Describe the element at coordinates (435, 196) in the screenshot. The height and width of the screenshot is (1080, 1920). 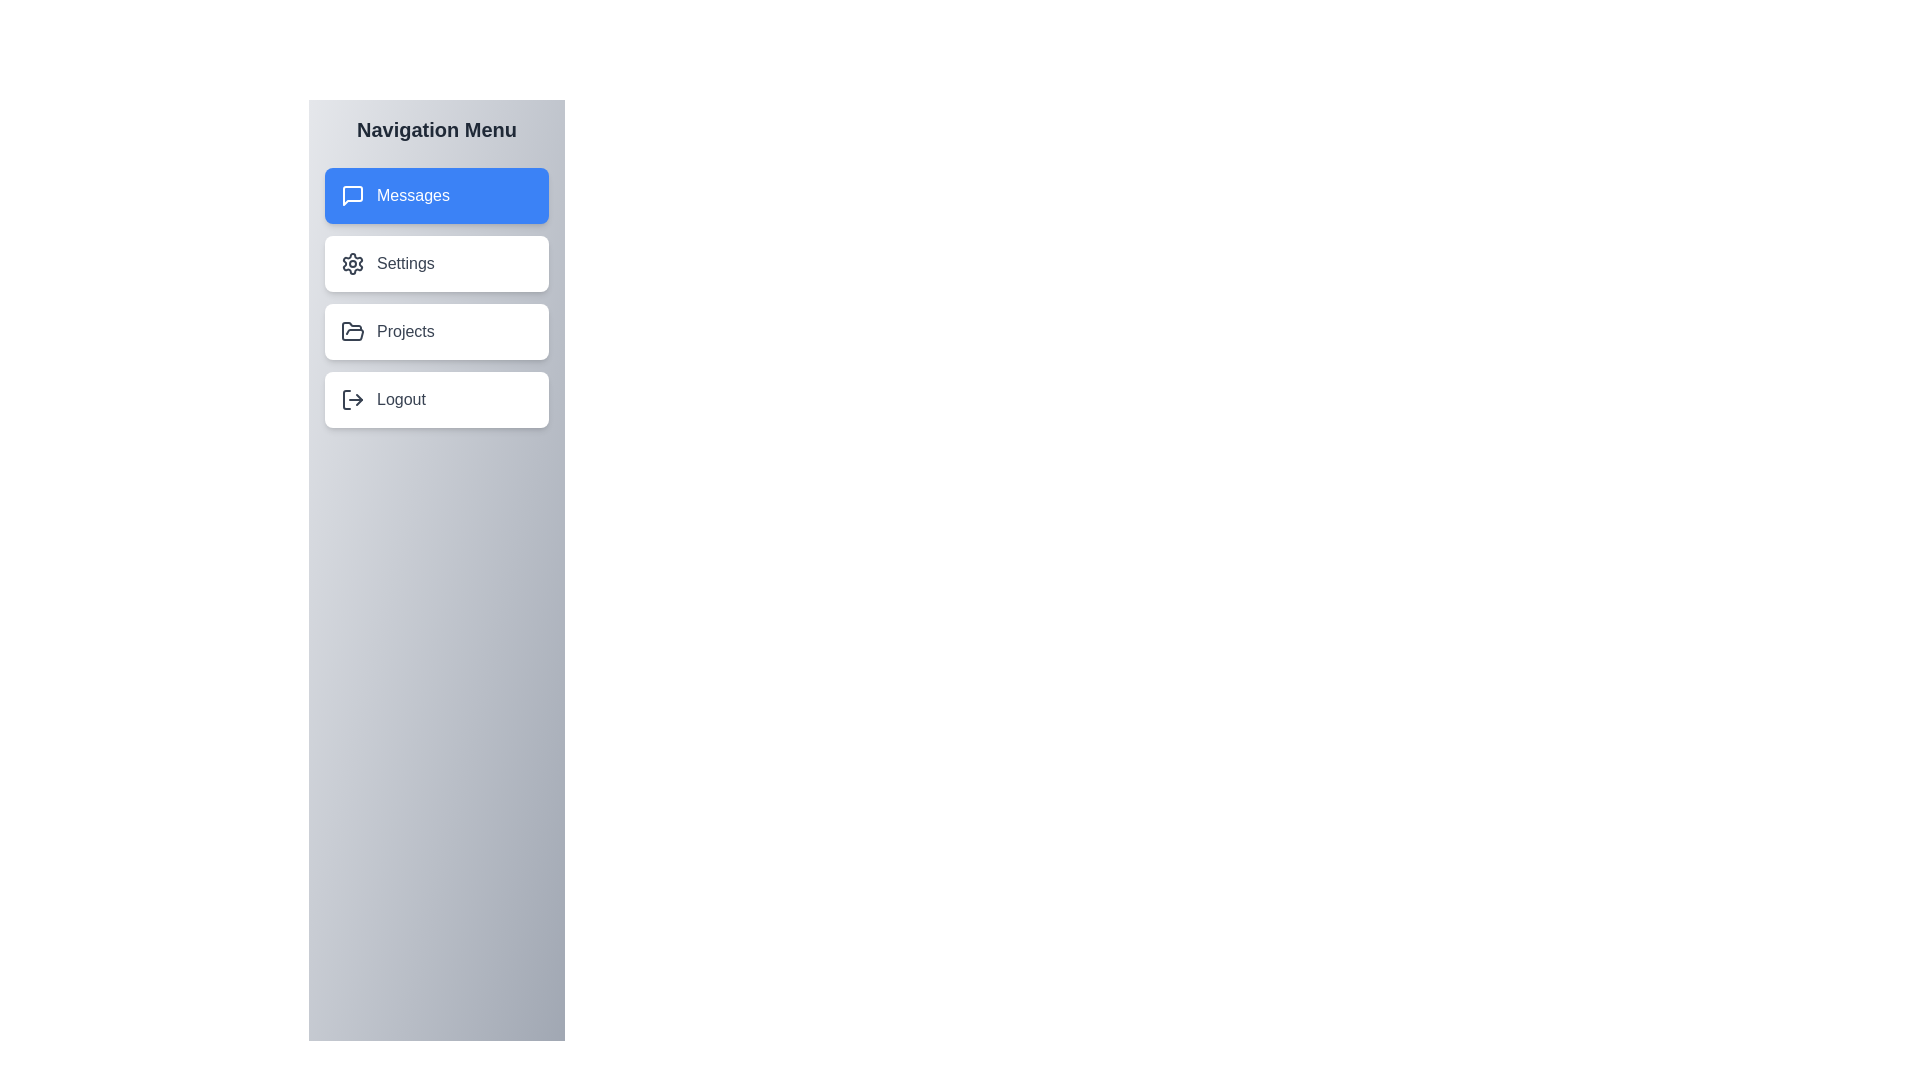
I see `the menu item Messages to navigate` at that location.